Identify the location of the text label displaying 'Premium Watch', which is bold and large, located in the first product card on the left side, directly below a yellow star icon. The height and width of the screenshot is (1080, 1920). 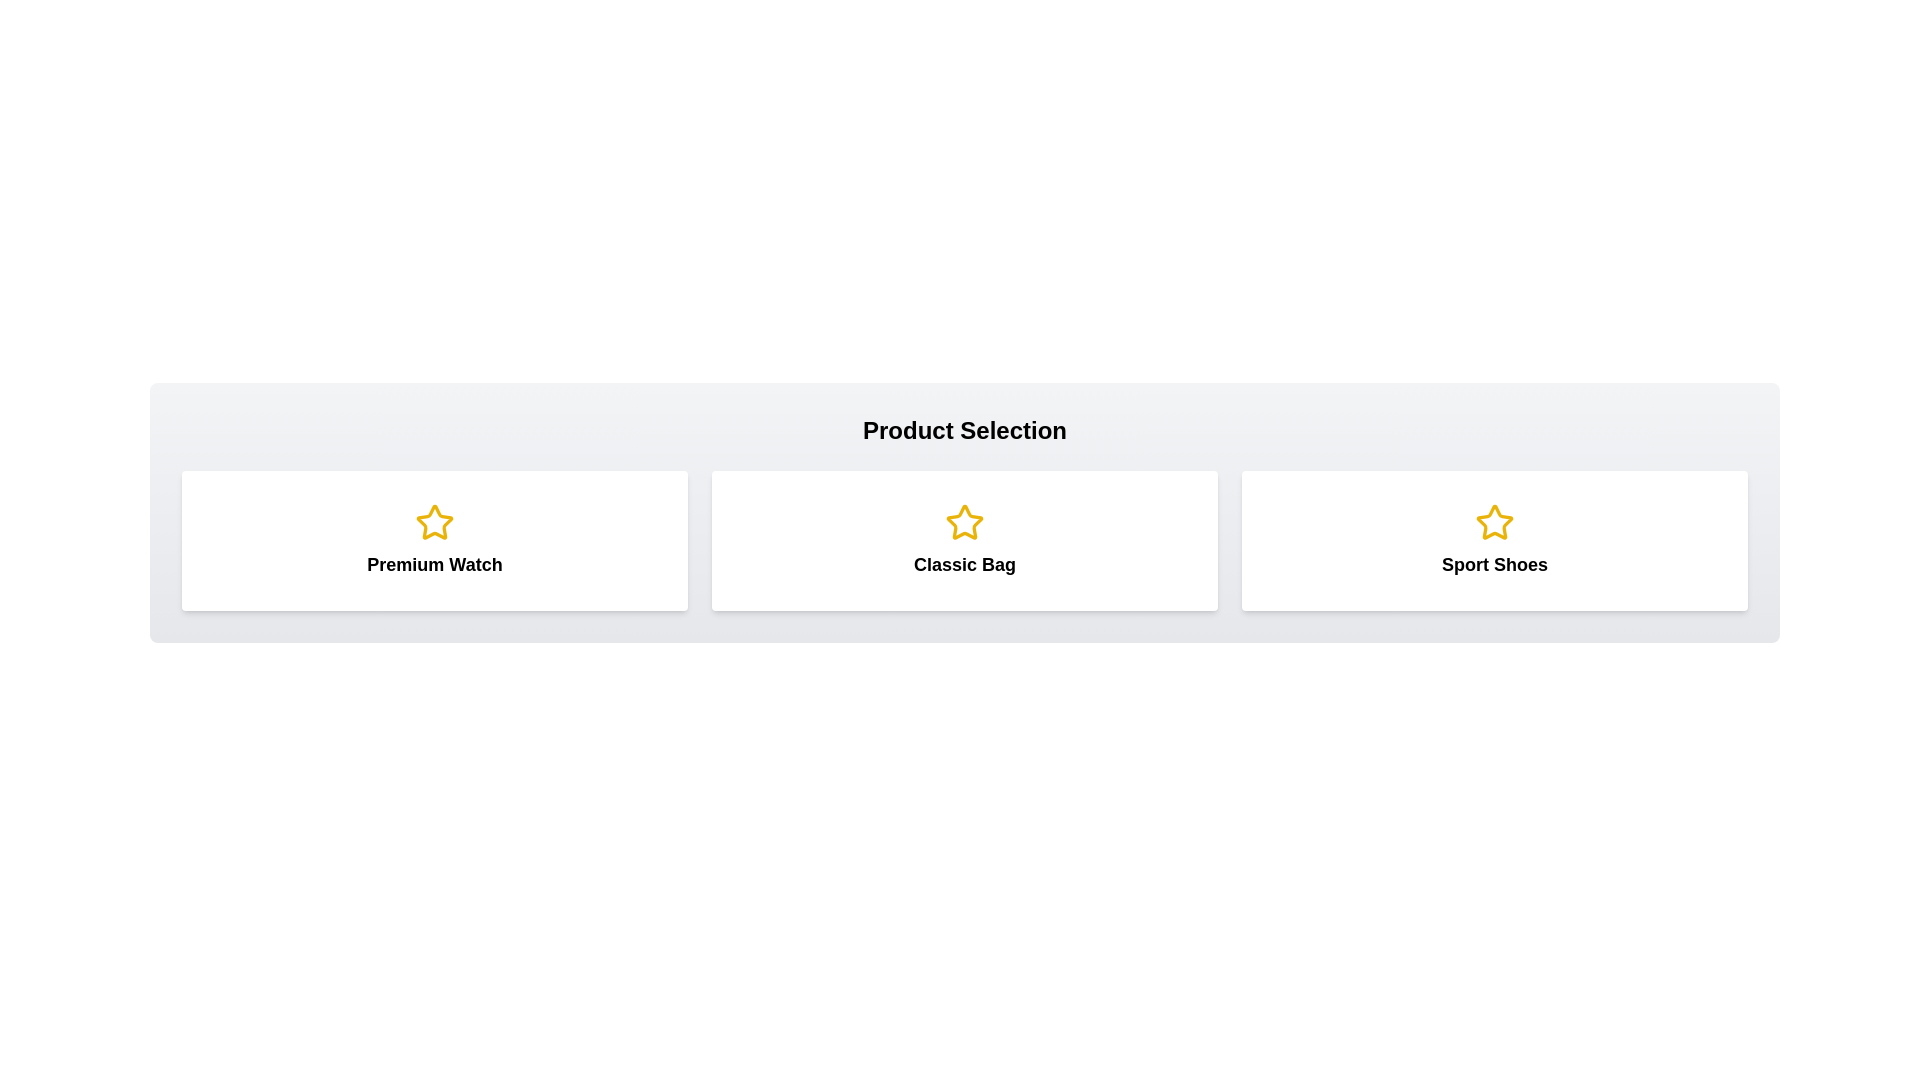
(434, 564).